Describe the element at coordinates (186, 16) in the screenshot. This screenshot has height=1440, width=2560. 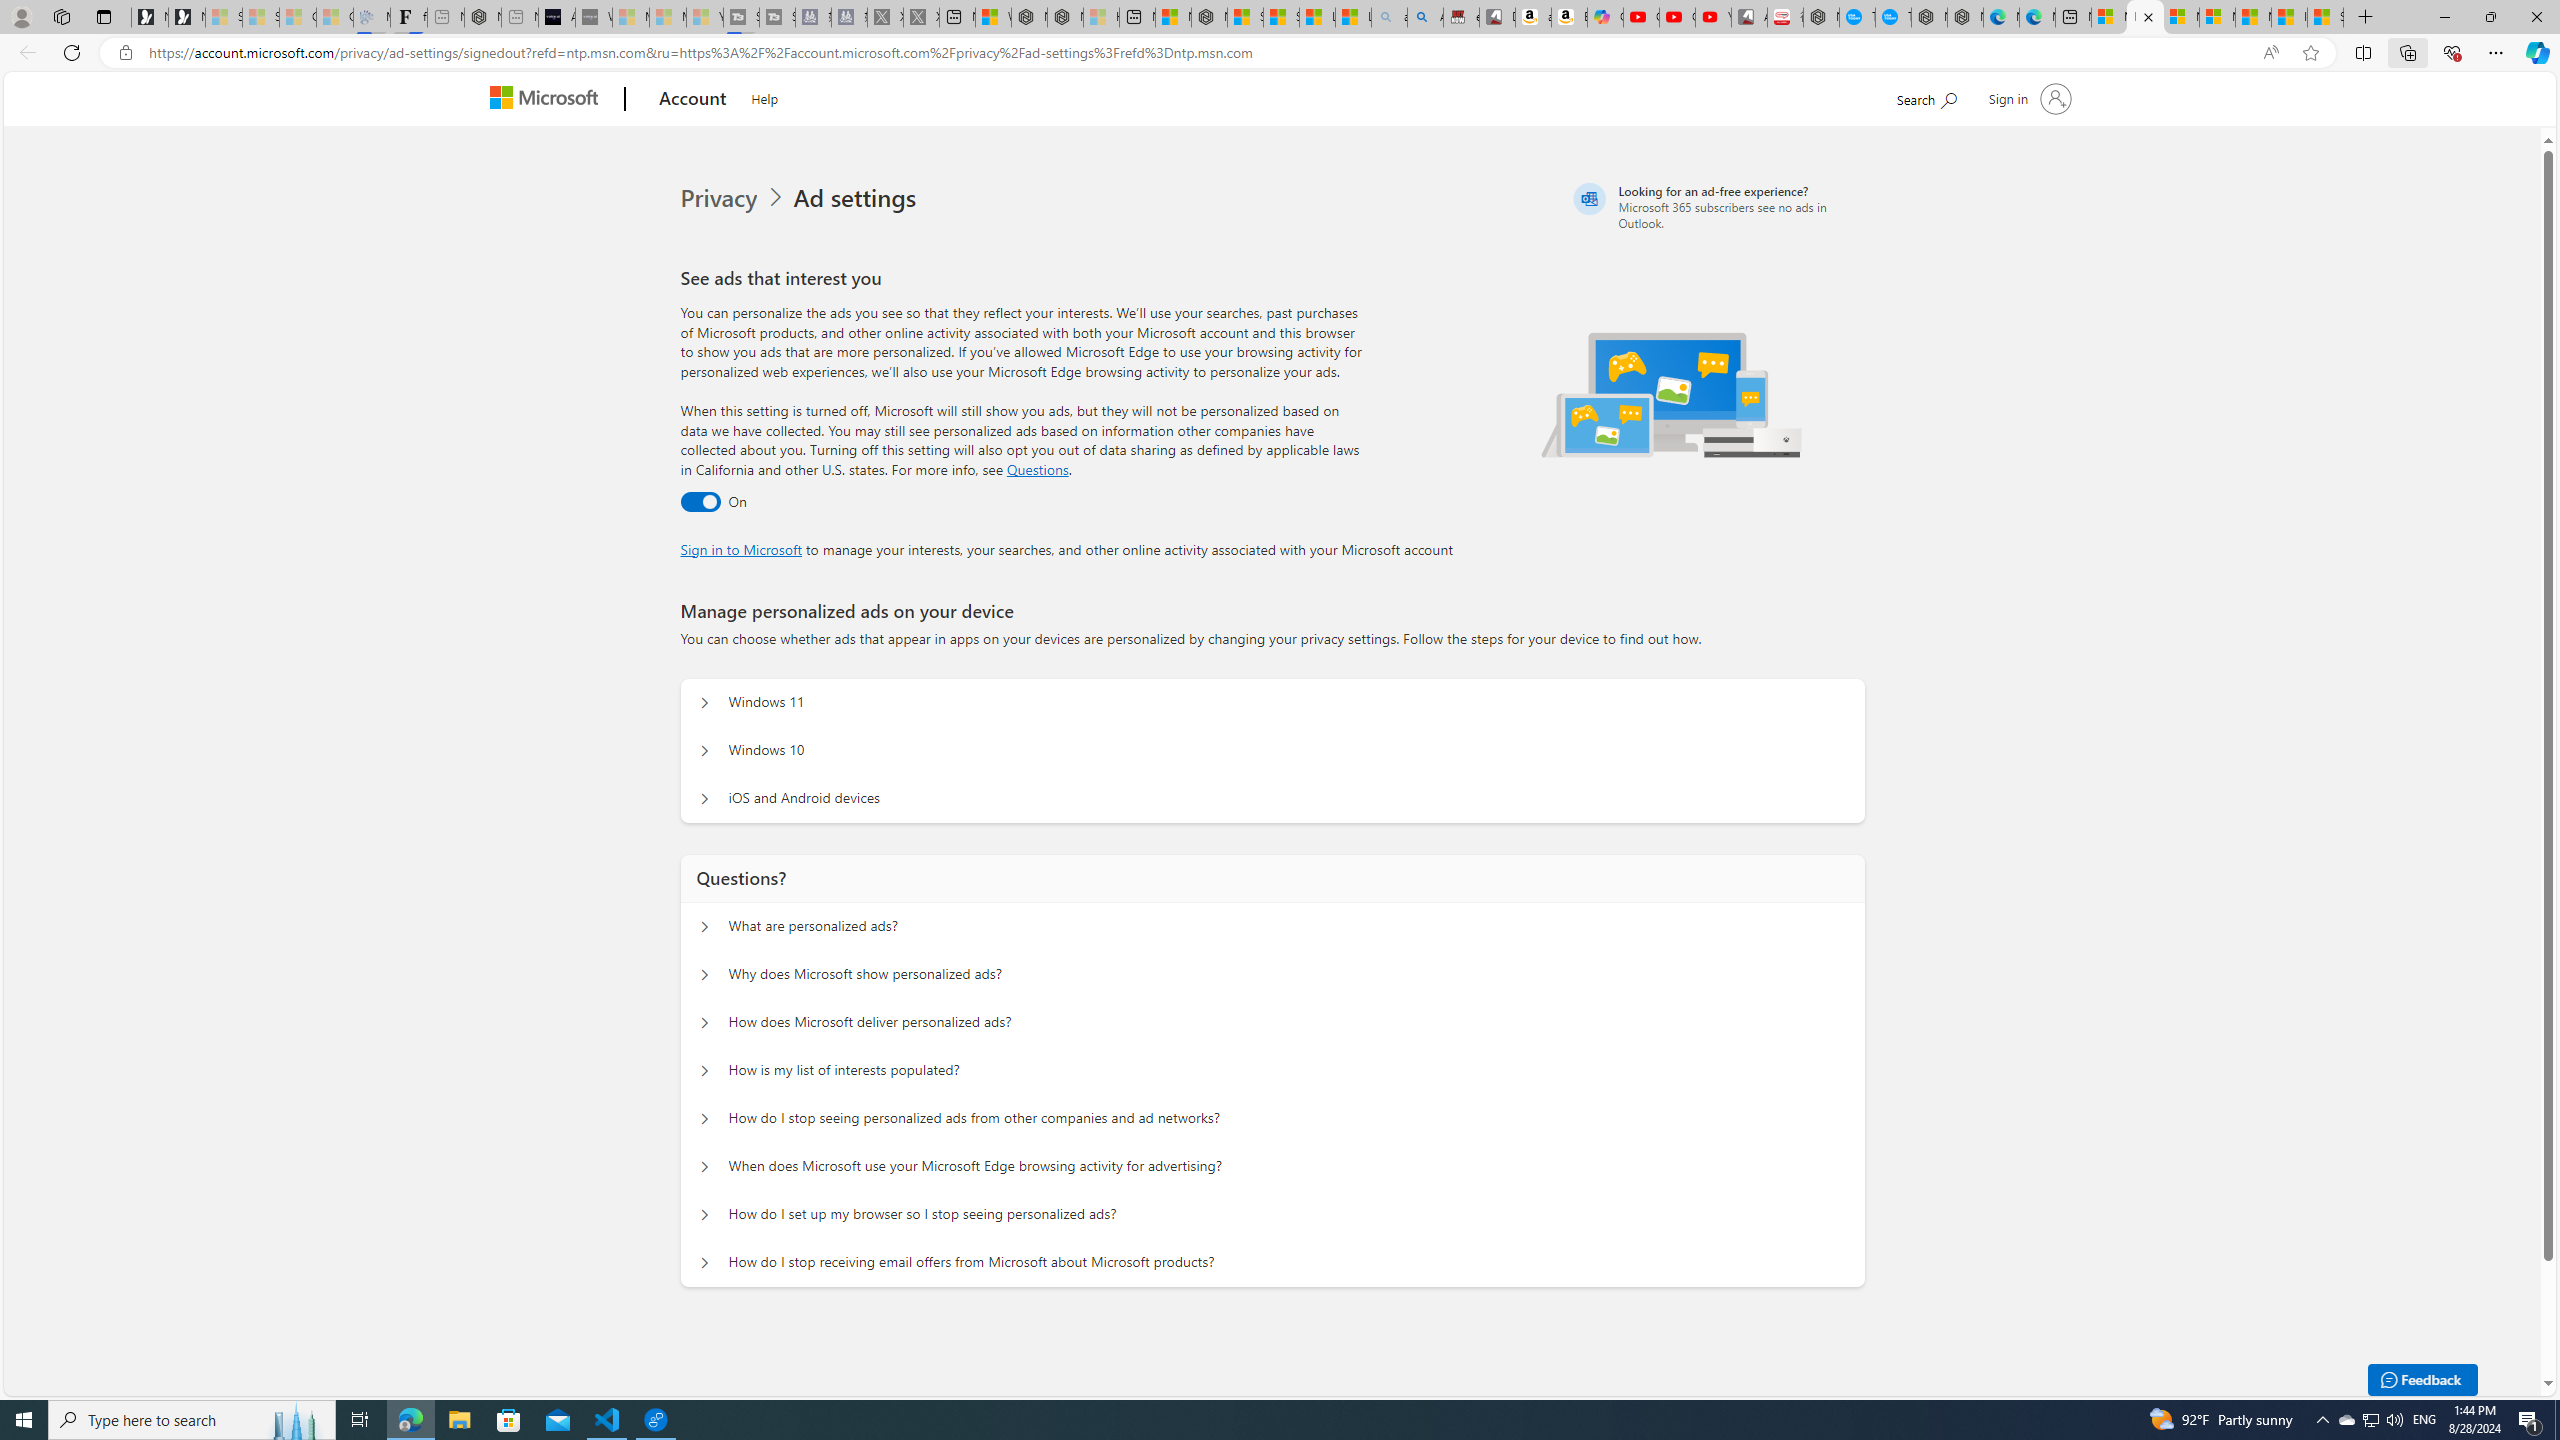
I see `'Newsletter Sign Up'` at that location.